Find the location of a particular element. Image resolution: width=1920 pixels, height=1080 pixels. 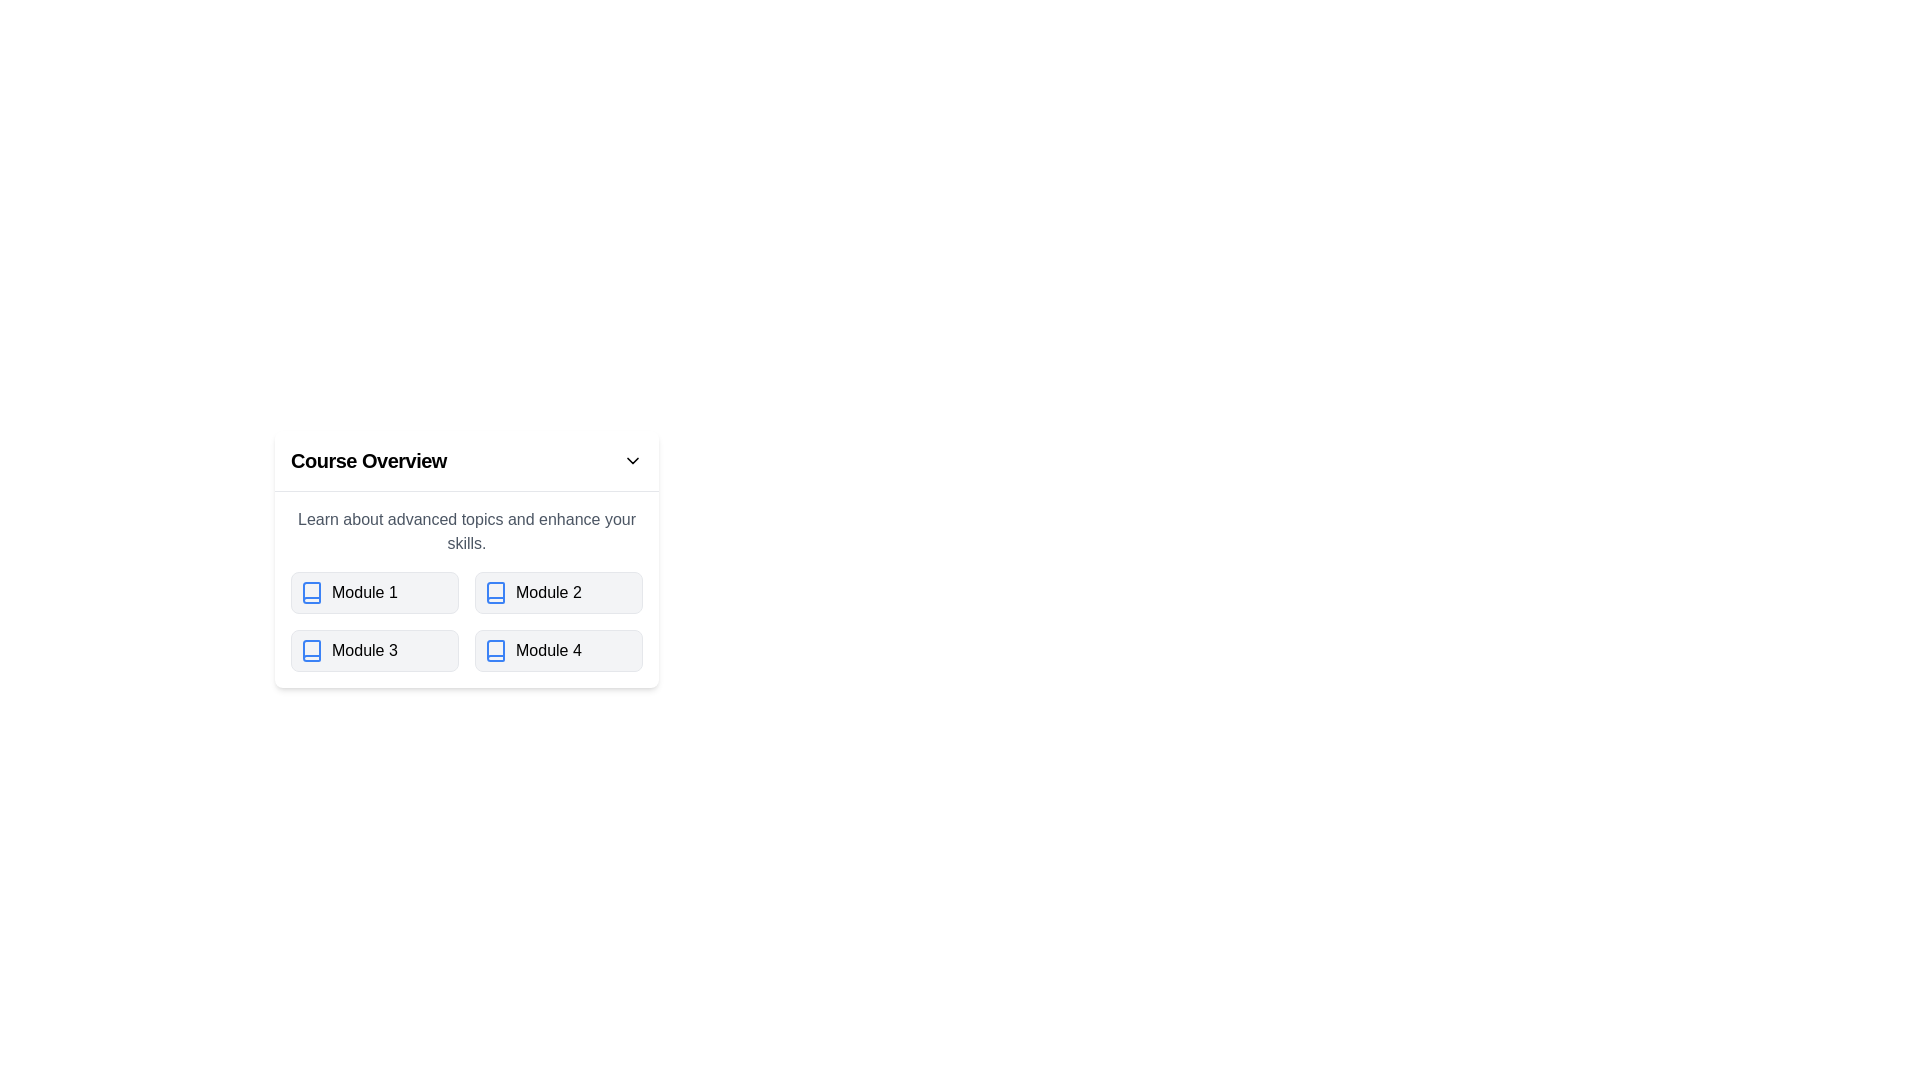

the module selection button labeled 'Module 4' located in the bottom-right corner of the grid of buttons is located at coordinates (558, 651).